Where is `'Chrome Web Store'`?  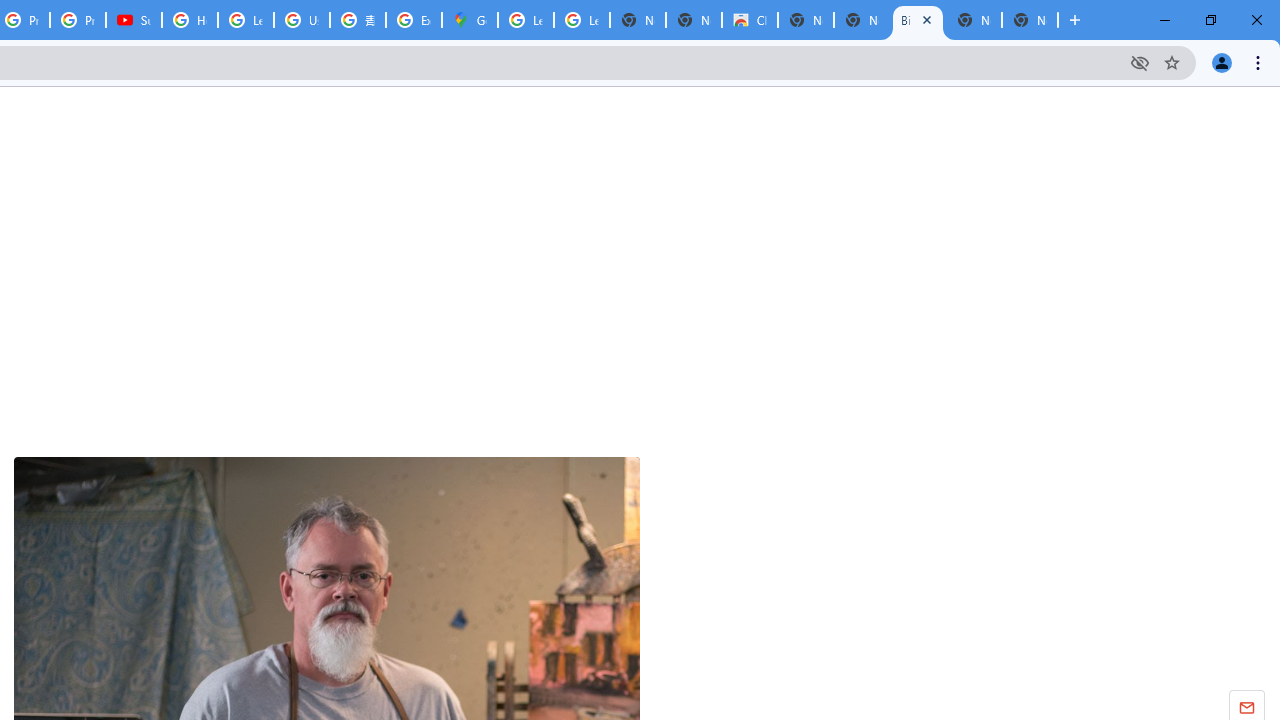 'Chrome Web Store' is located at coordinates (749, 20).